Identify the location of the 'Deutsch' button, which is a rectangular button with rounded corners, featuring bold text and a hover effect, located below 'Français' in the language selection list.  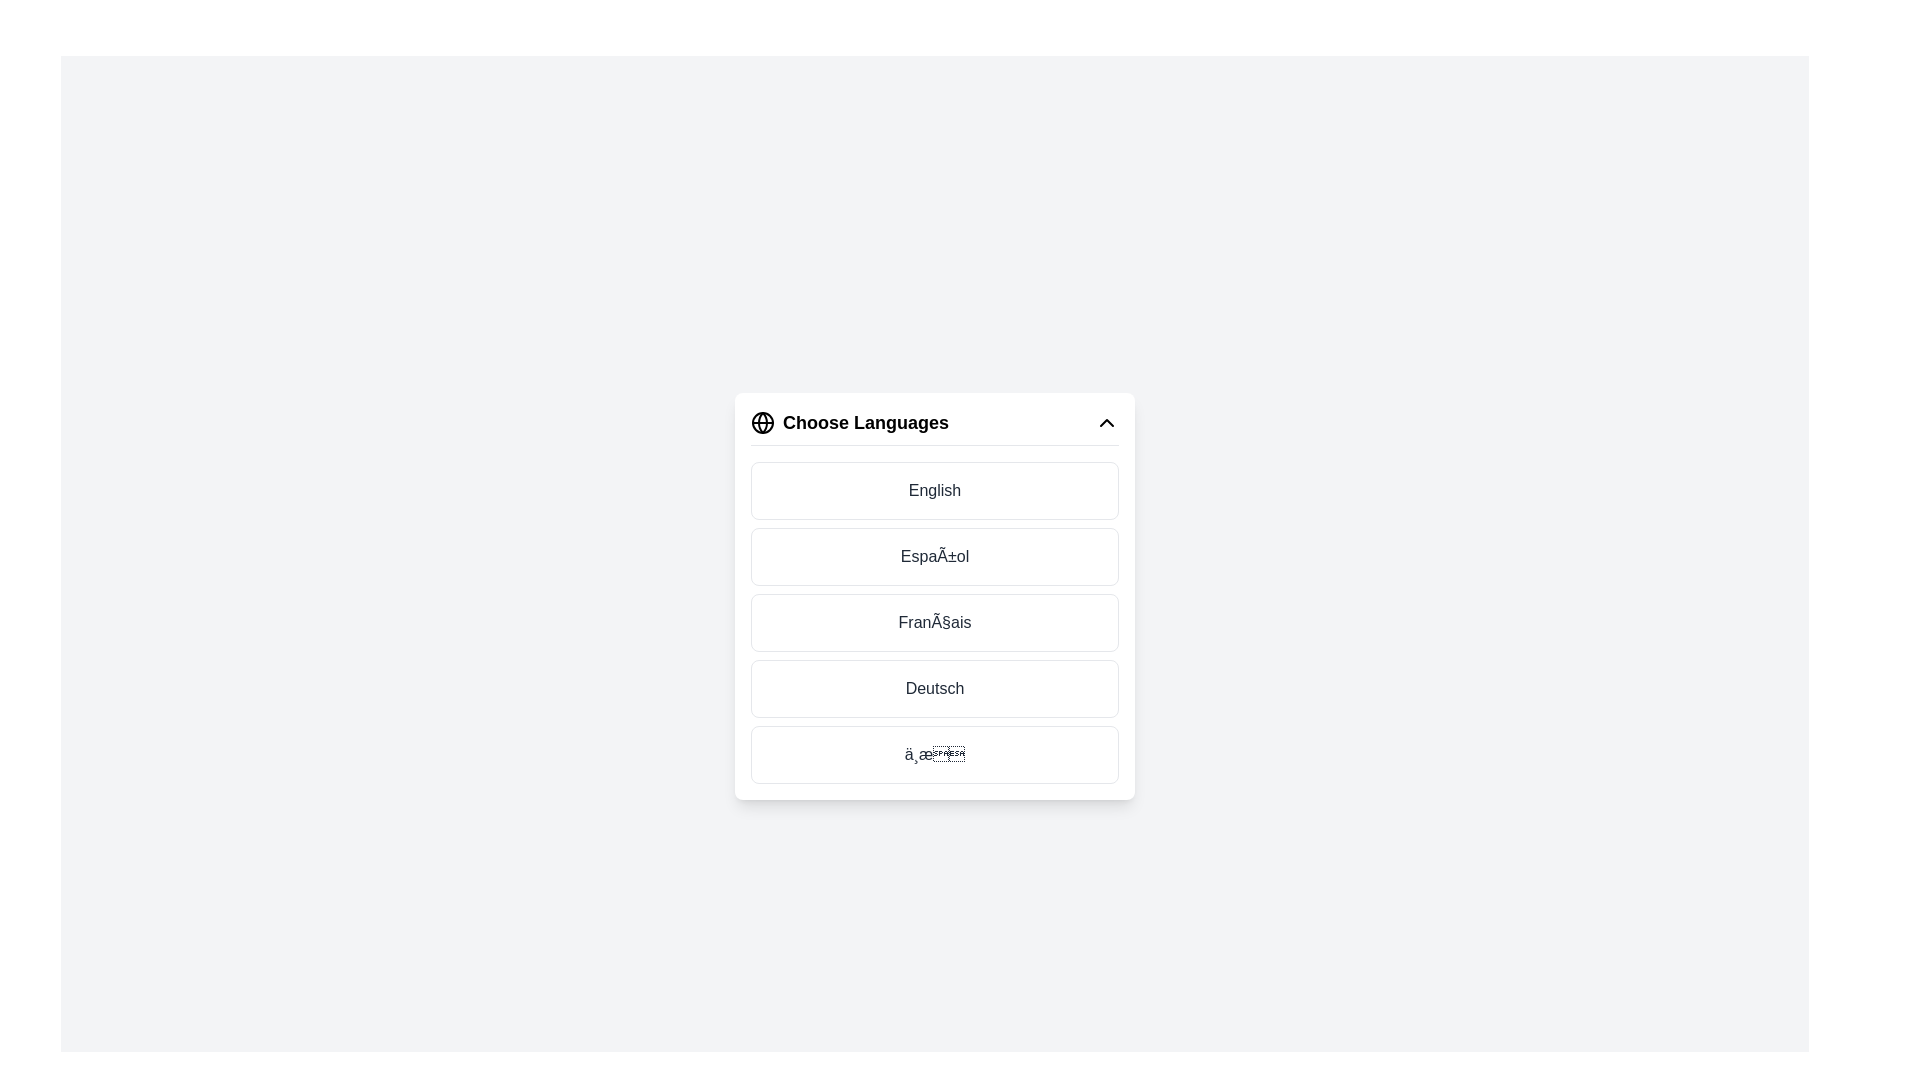
(934, 687).